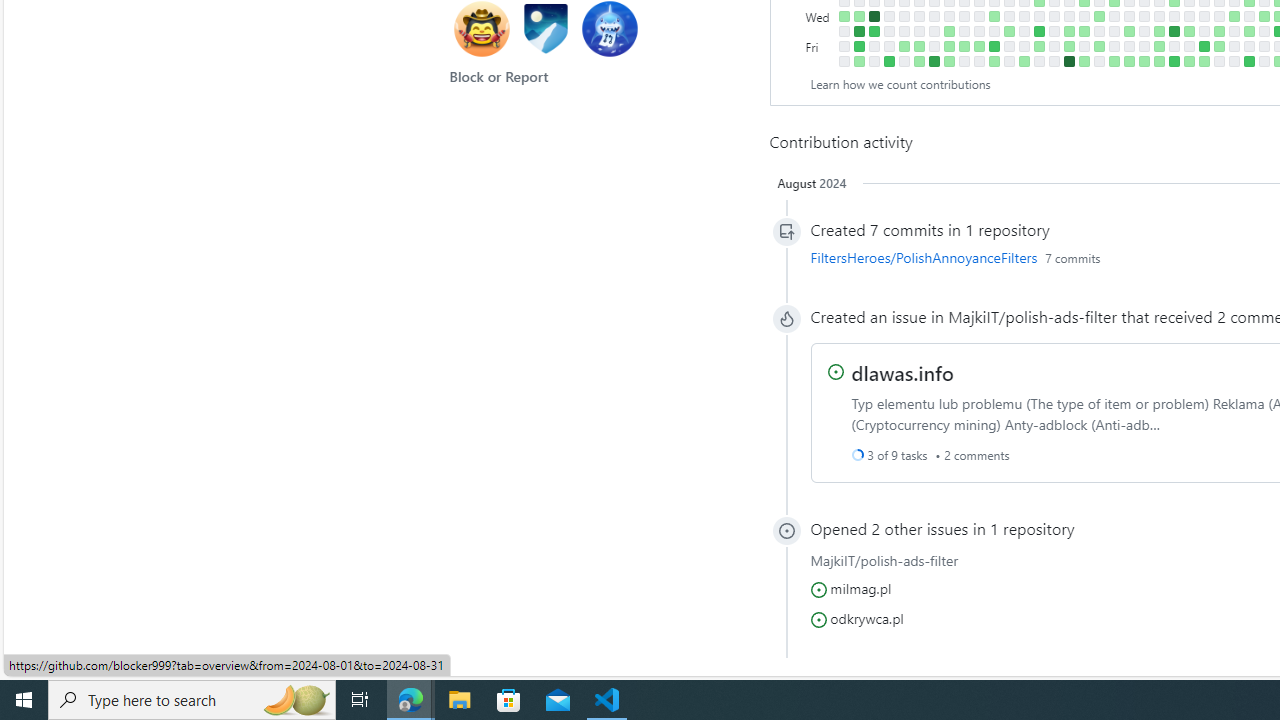 This screenshot has height=720, width=1280. Describe the element at coordinates (819, 45) in the screenshot. I see `'Friday'` at that location.